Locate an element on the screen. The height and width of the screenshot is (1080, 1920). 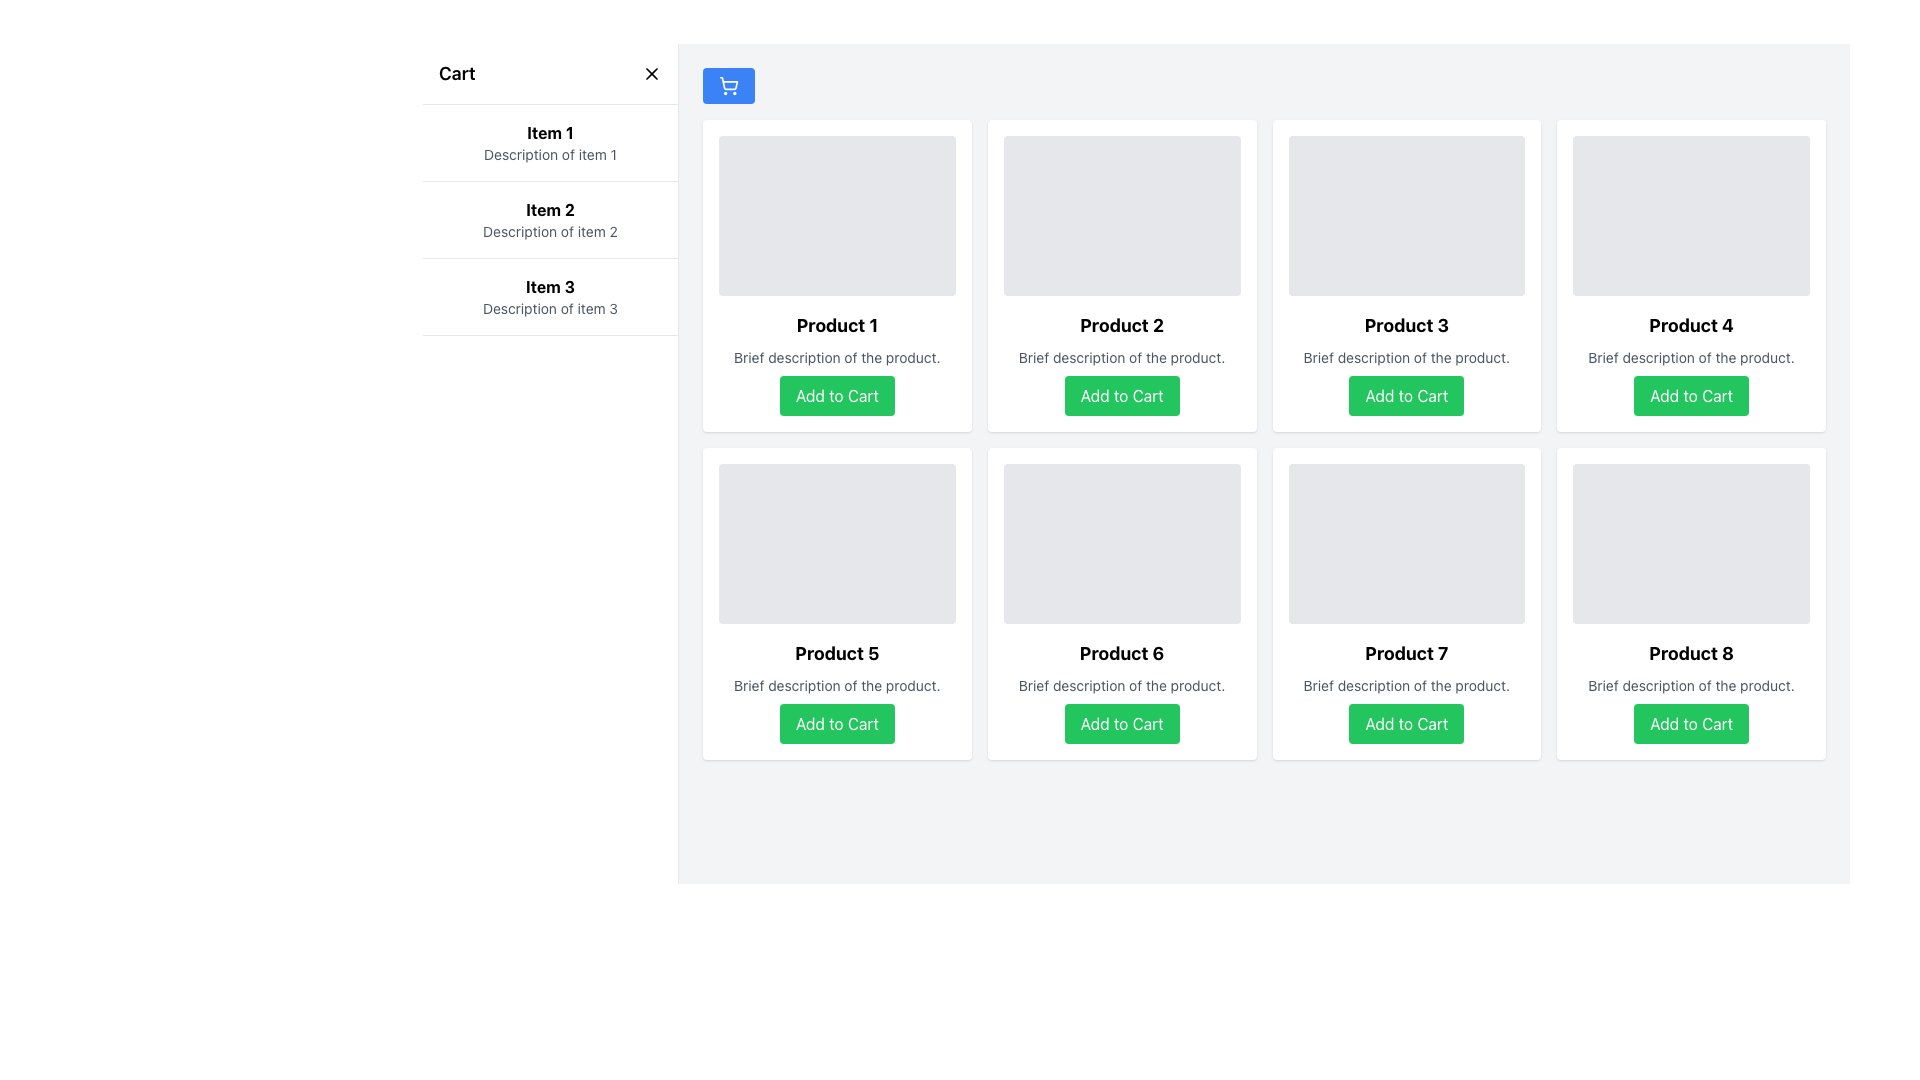
the close button located at the top right corner of the cart section header is located at coordinates (652, 72).